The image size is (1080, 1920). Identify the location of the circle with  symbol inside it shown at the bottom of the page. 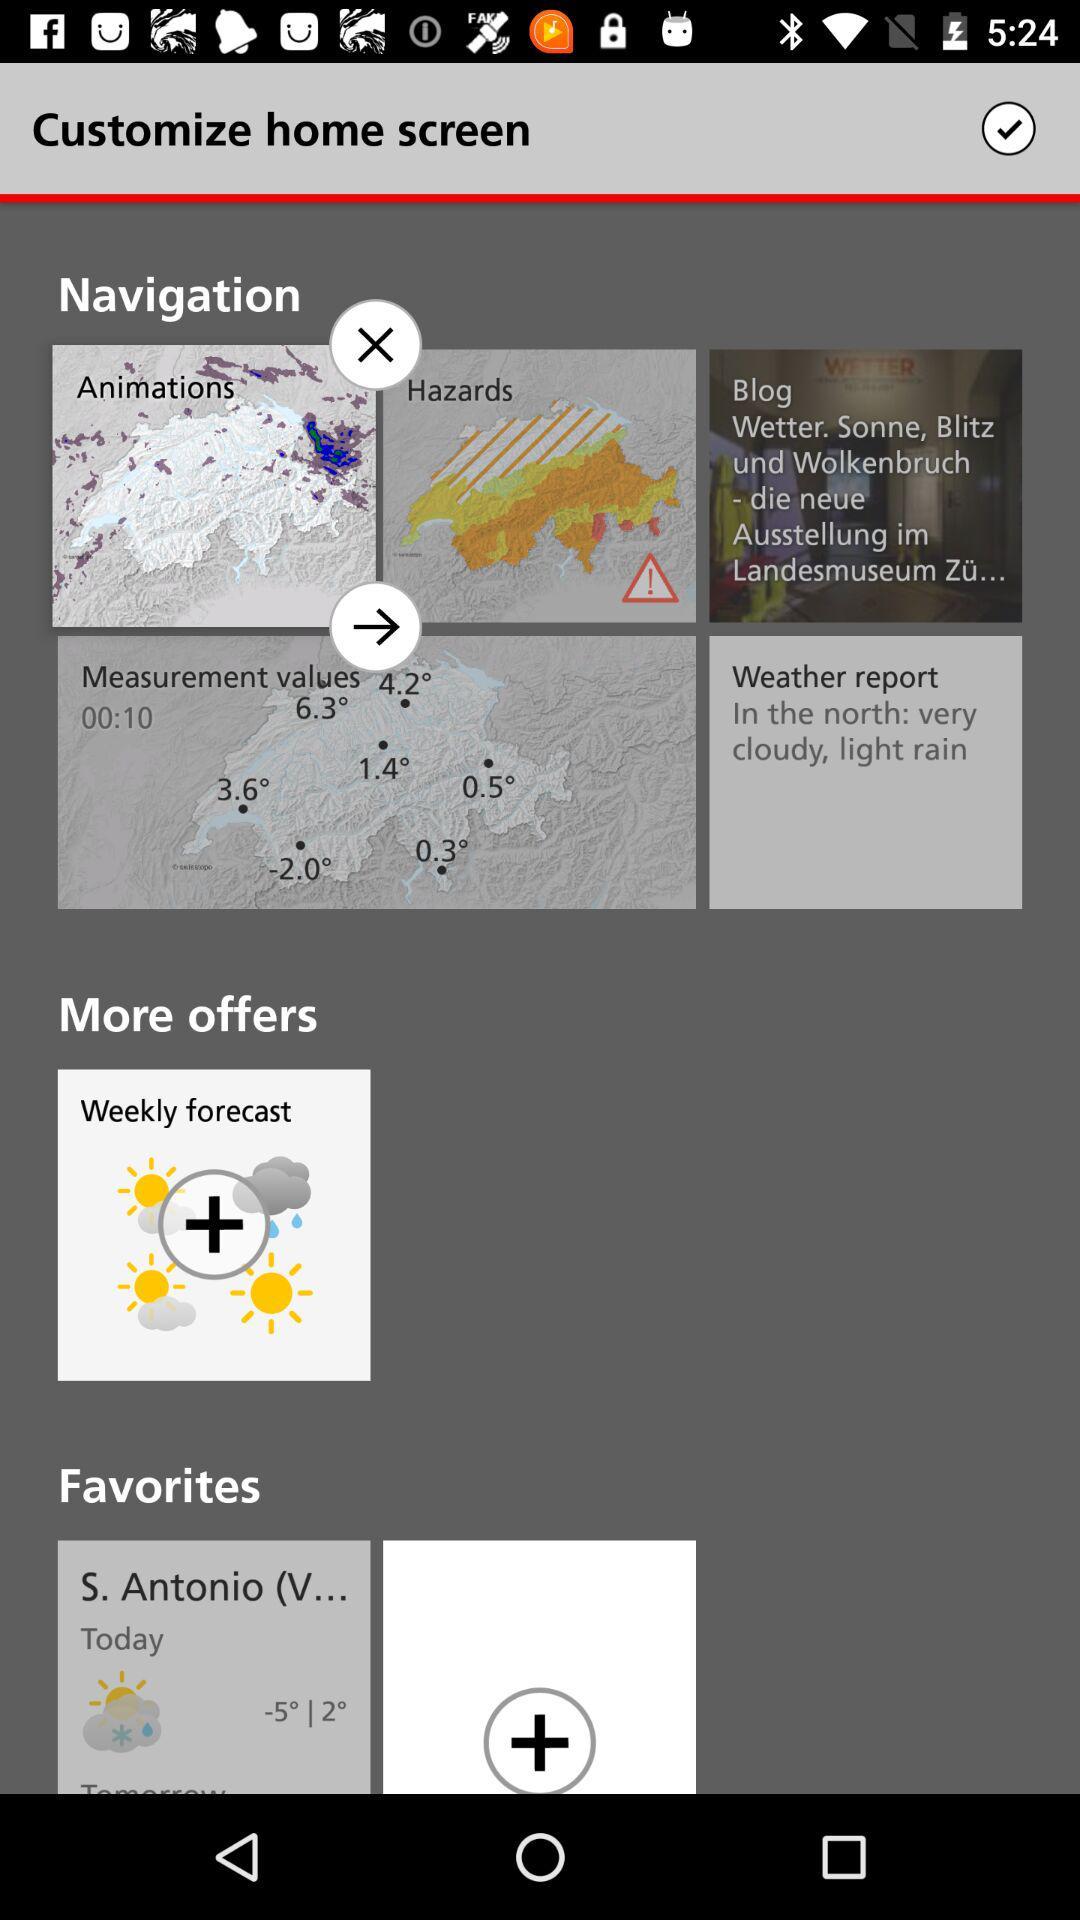
(538, 1738).